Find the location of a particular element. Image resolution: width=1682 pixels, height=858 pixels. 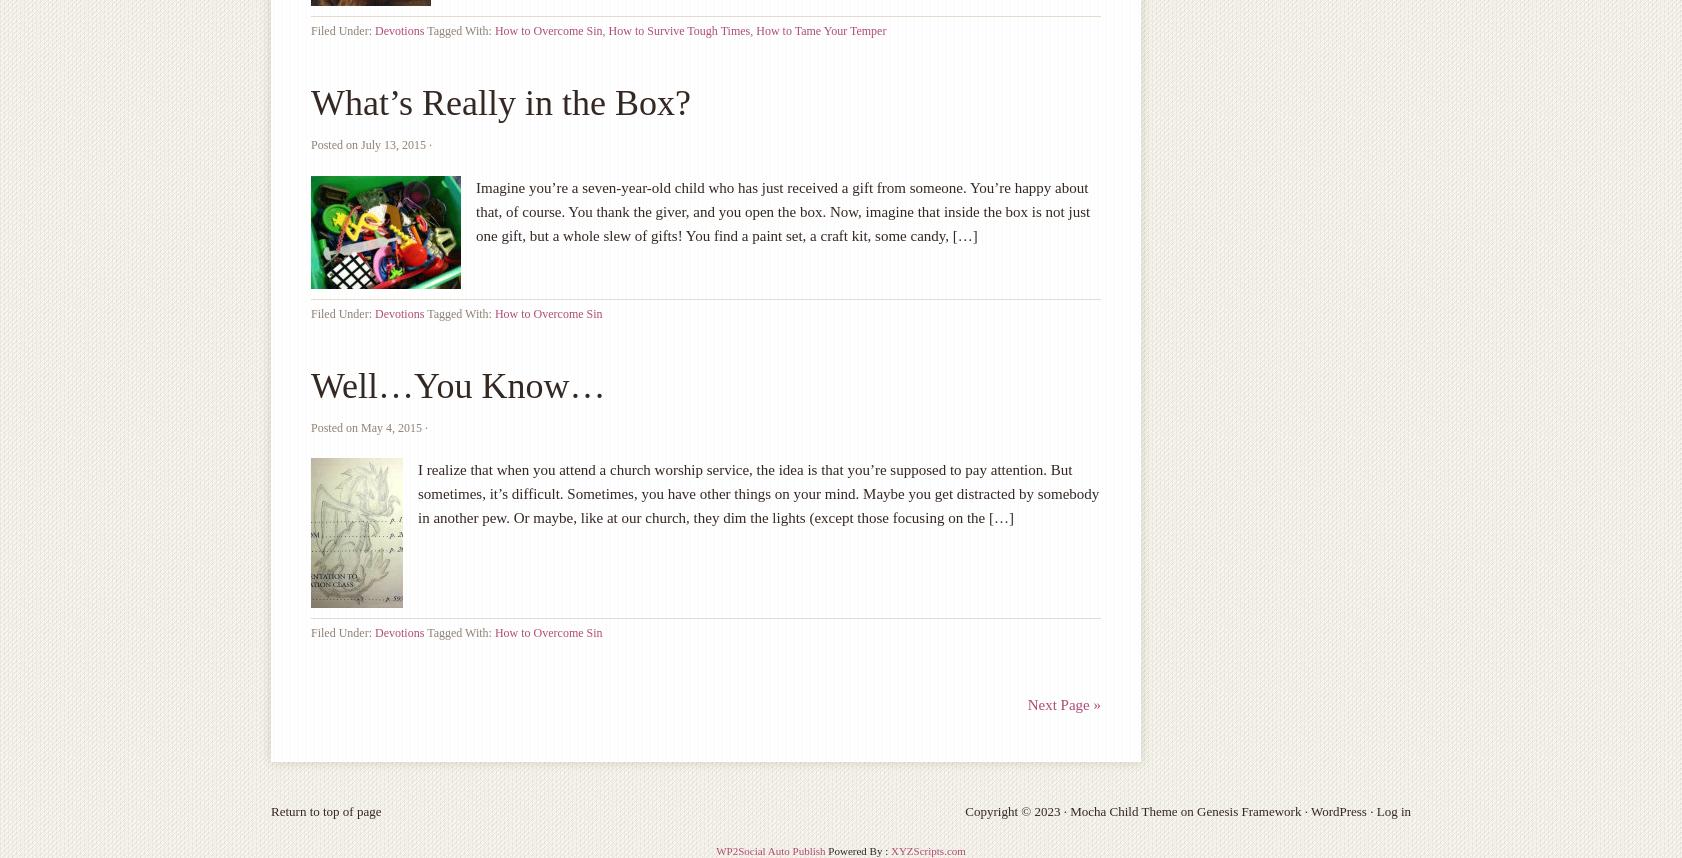

'Genesis Framework' is located at coordinates (1248, 811).